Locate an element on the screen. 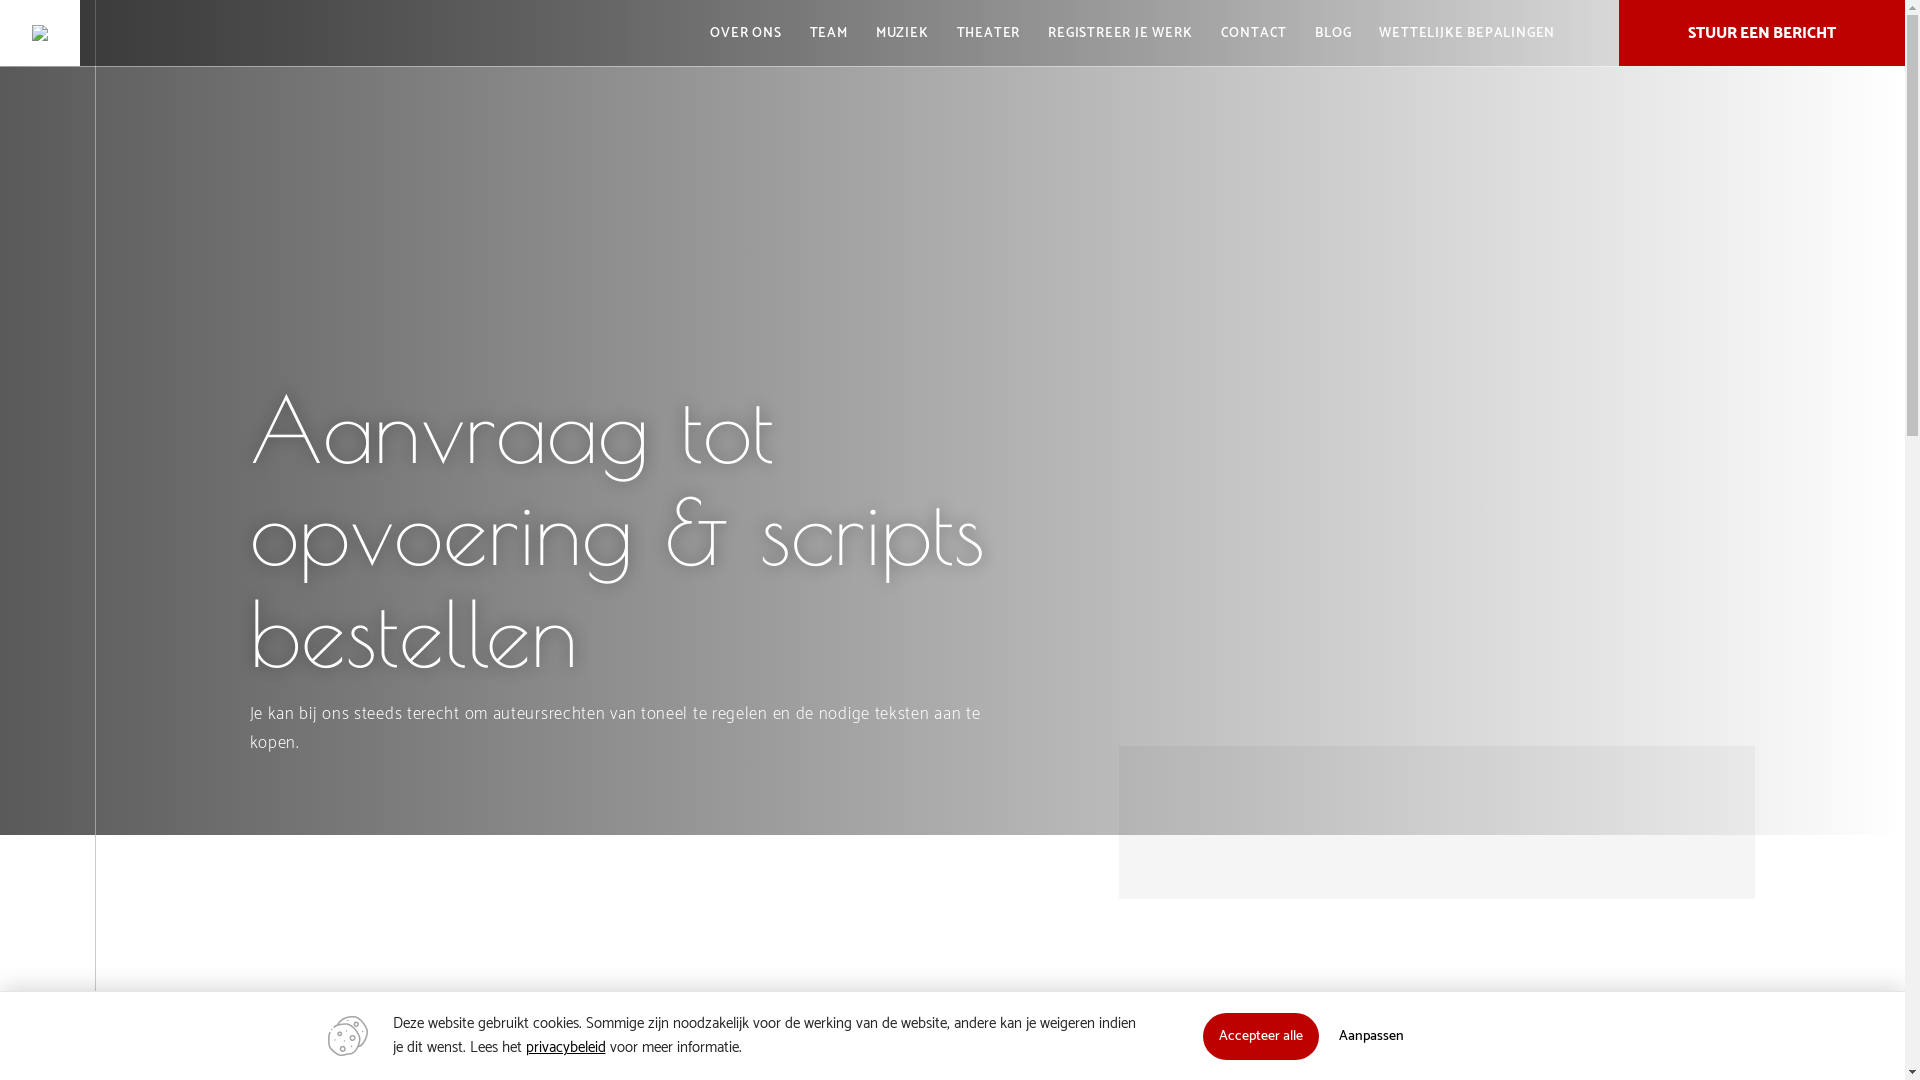  'privacybeleid' is located at coordinates (565, 1046).